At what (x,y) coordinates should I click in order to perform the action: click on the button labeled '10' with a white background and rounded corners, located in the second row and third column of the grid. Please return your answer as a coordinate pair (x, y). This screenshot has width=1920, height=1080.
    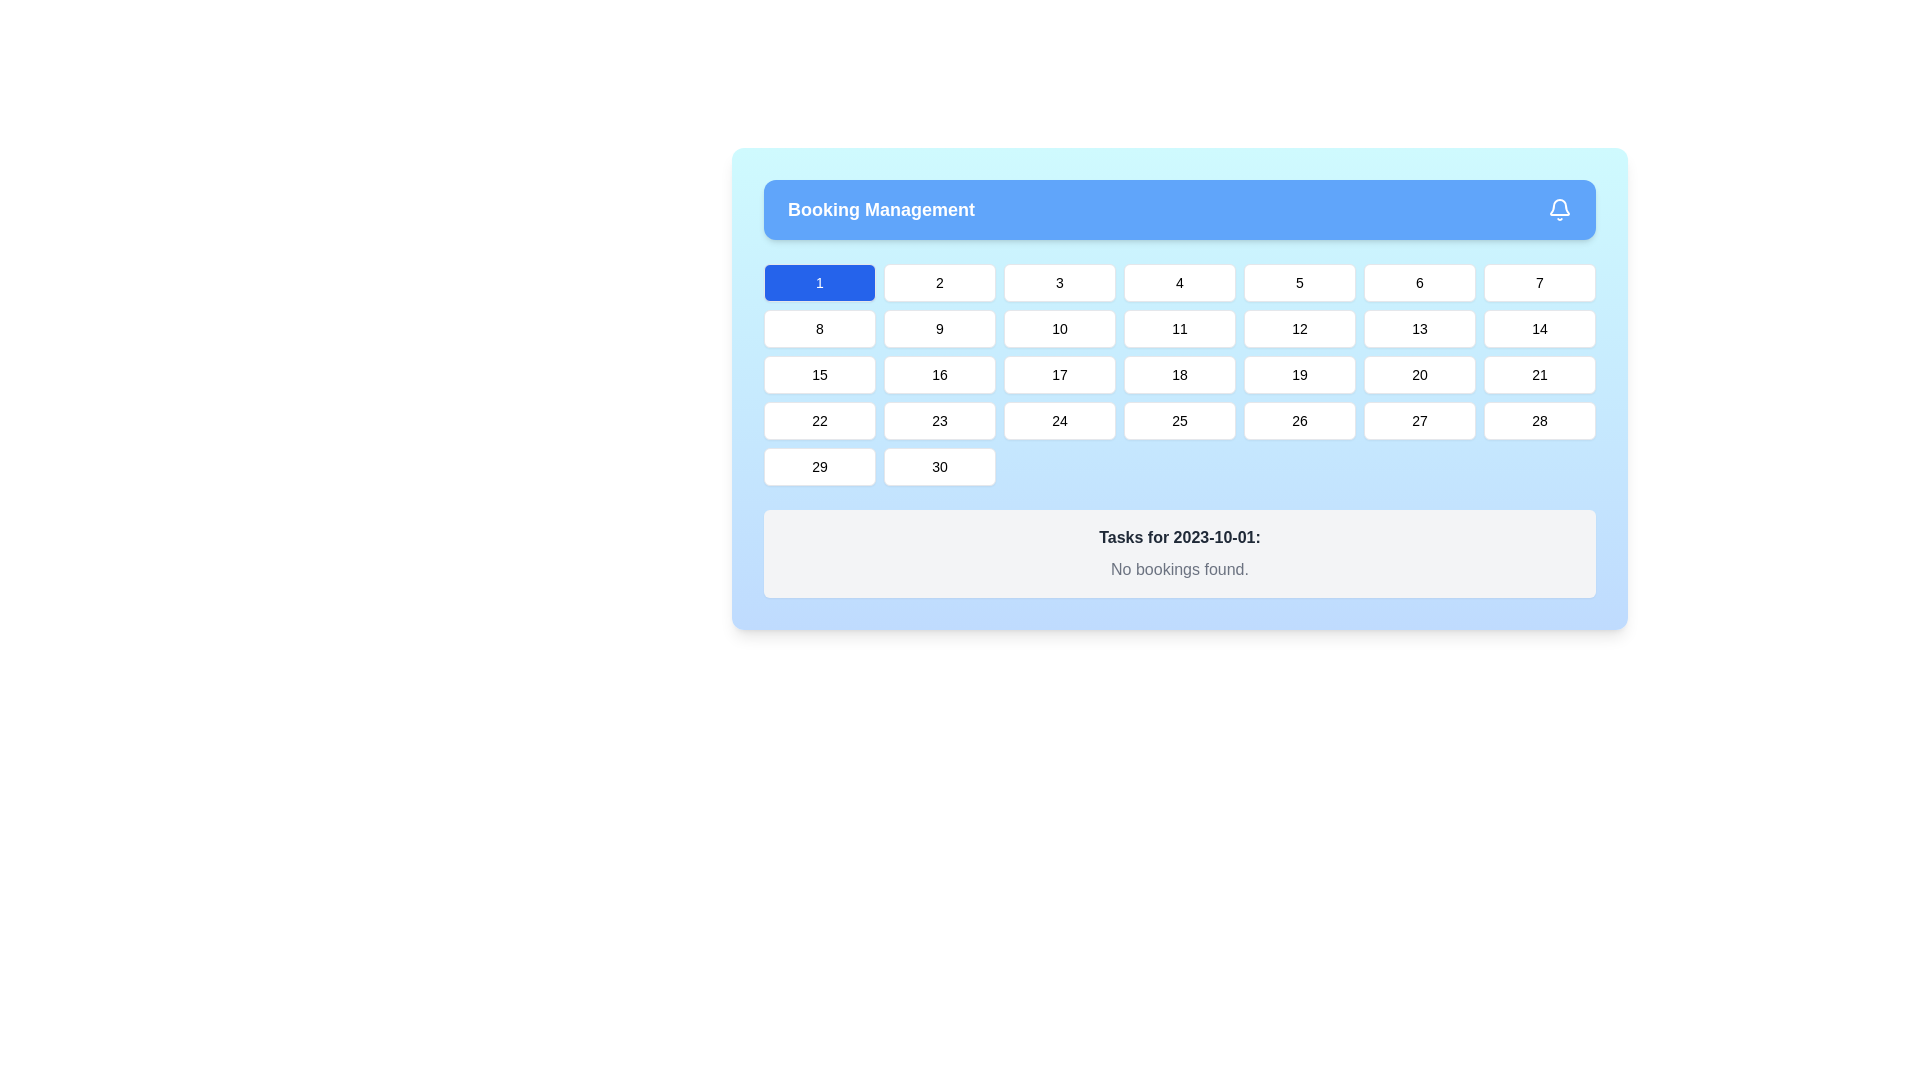
    Looking at the image, I should click on (1059, 327).